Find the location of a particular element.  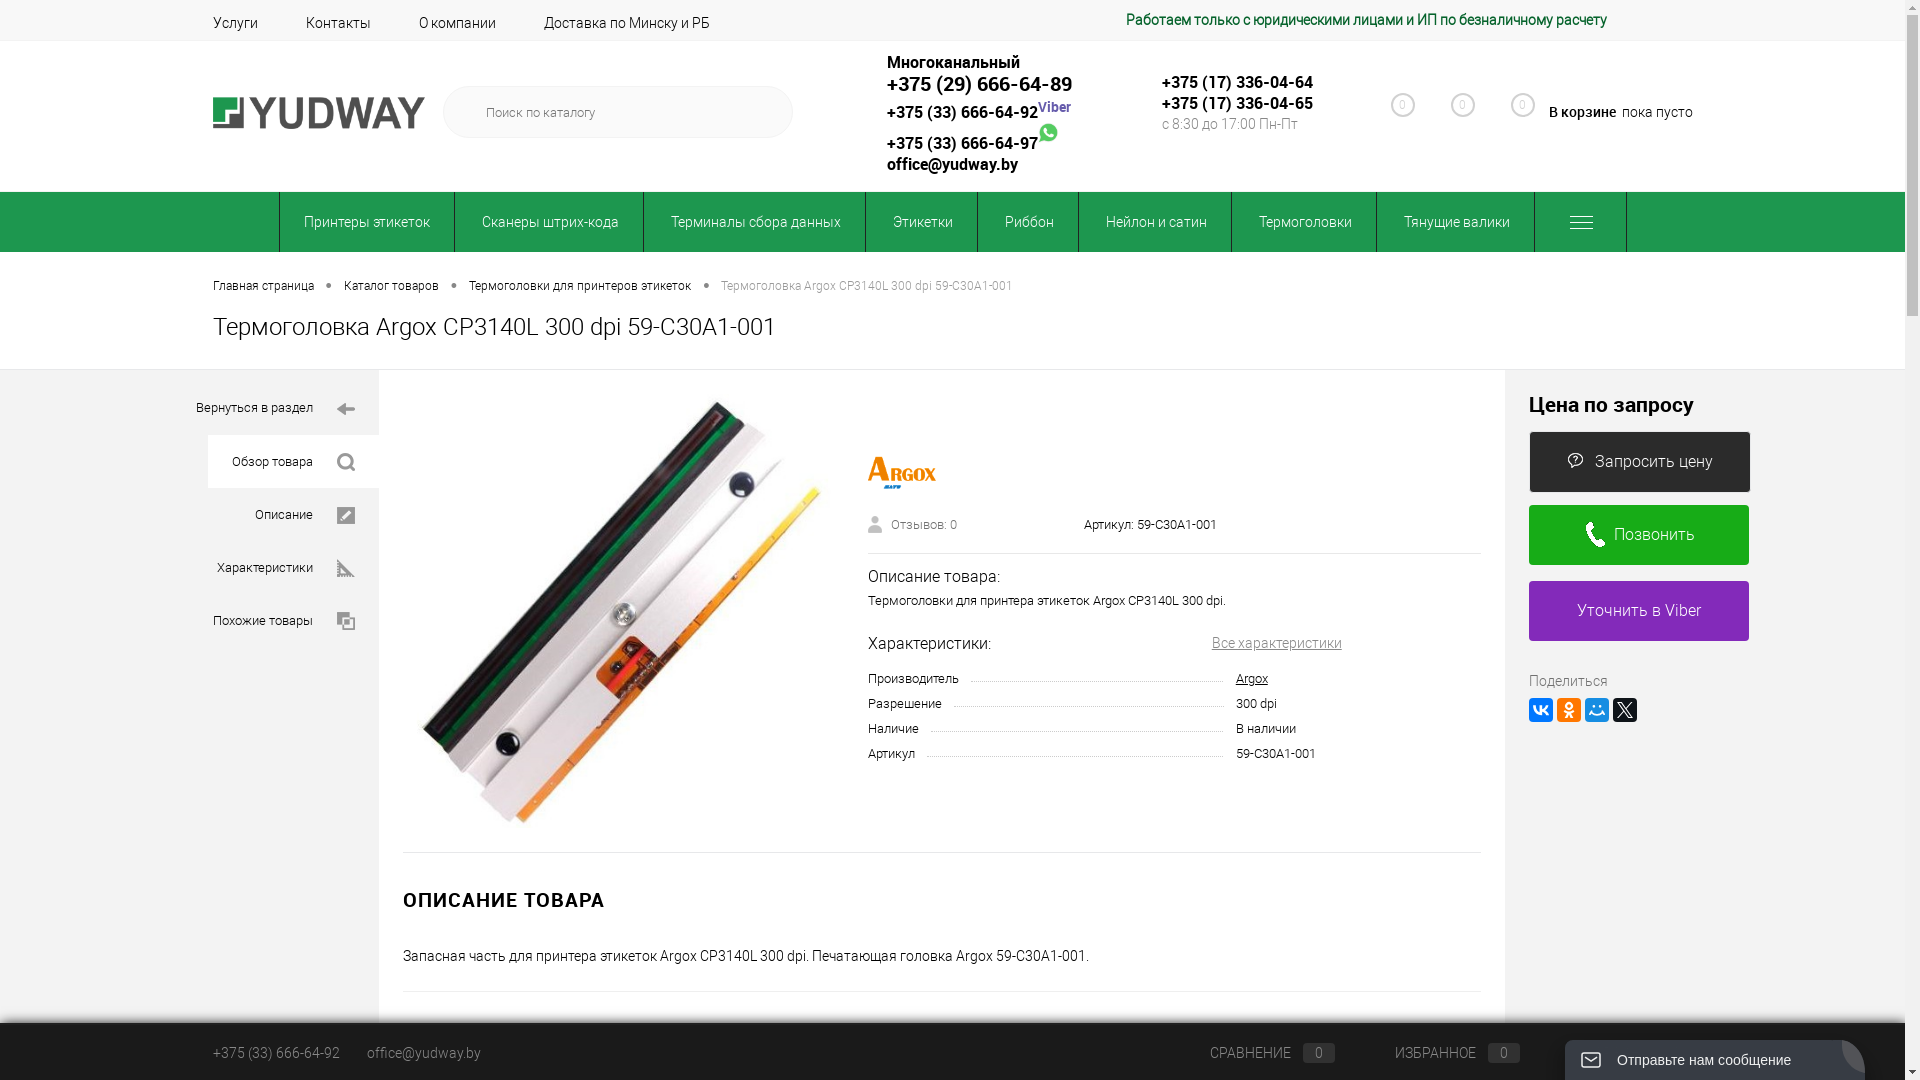

'+375 (29) 666-64-89' is located at coordinates (978, 82).